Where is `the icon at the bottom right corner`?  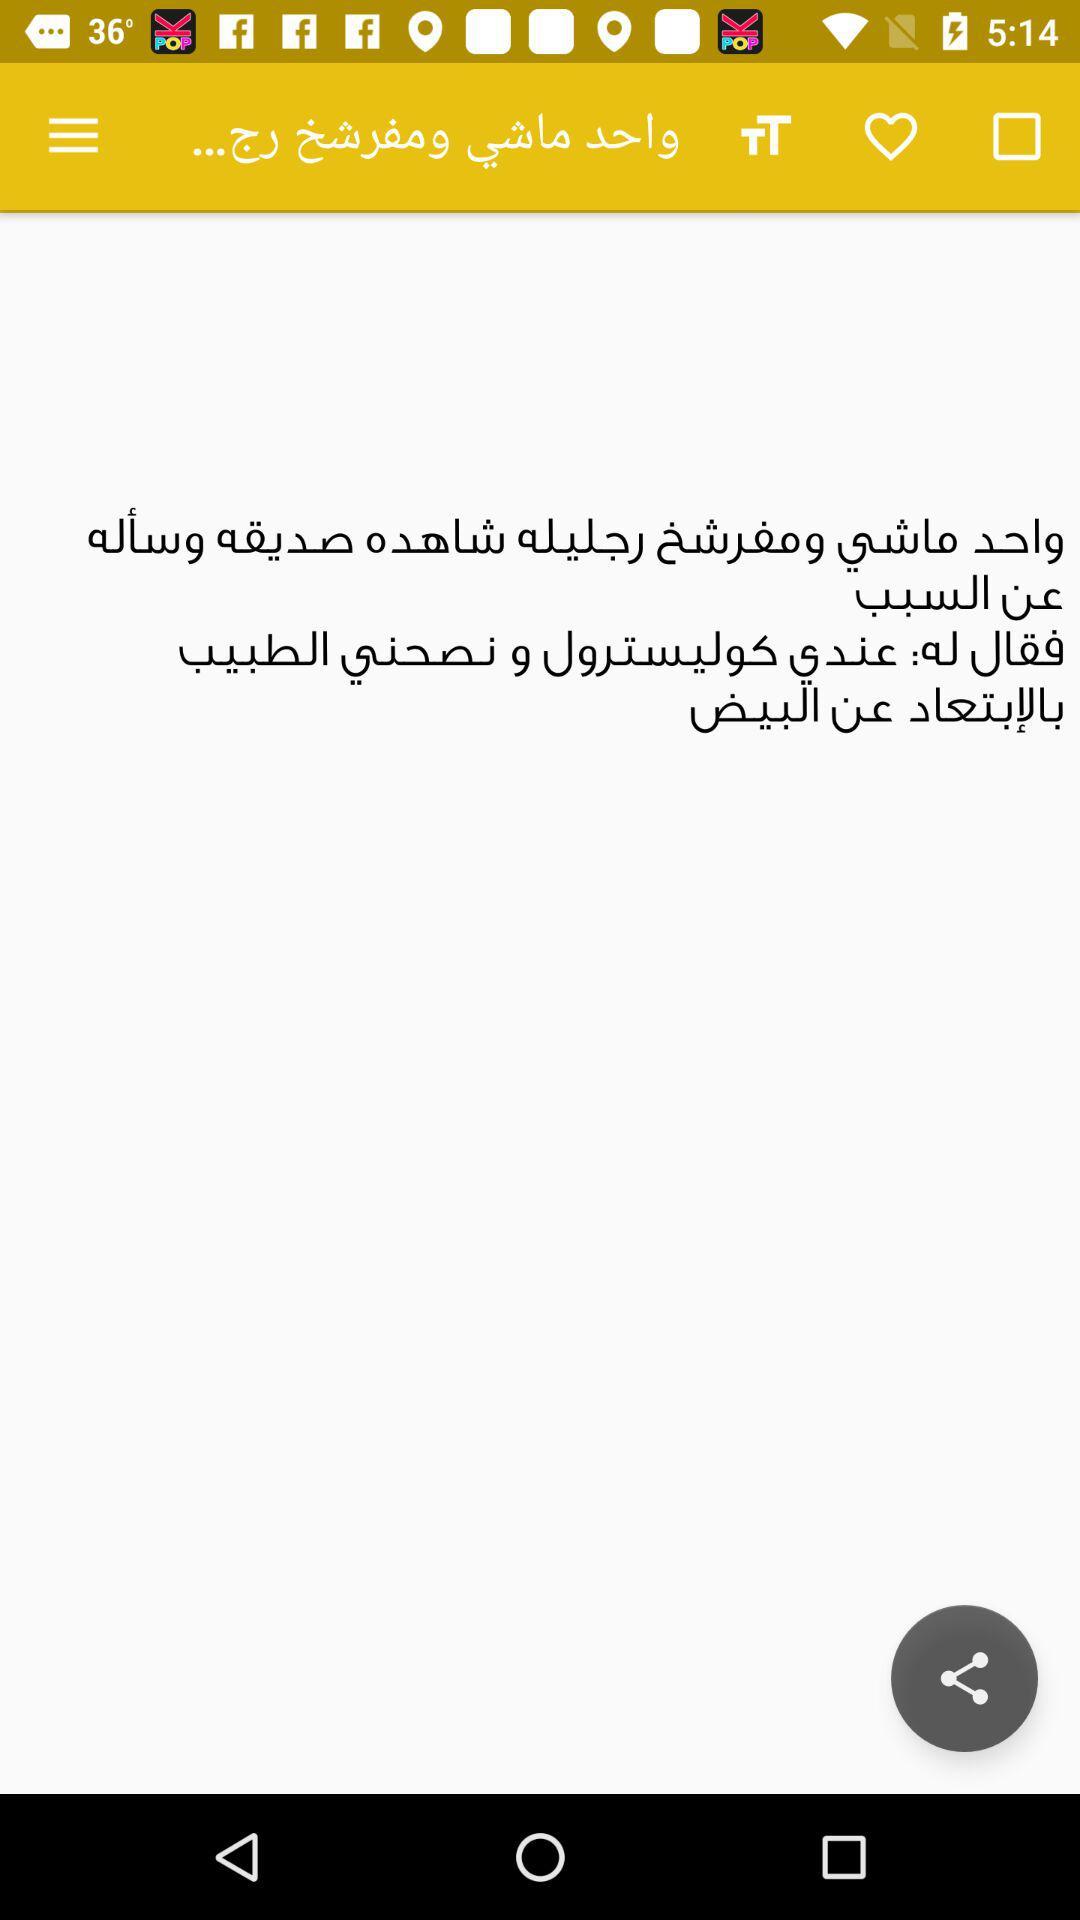
the icon at the bottom right corner is located at coordinates (963, 1678).